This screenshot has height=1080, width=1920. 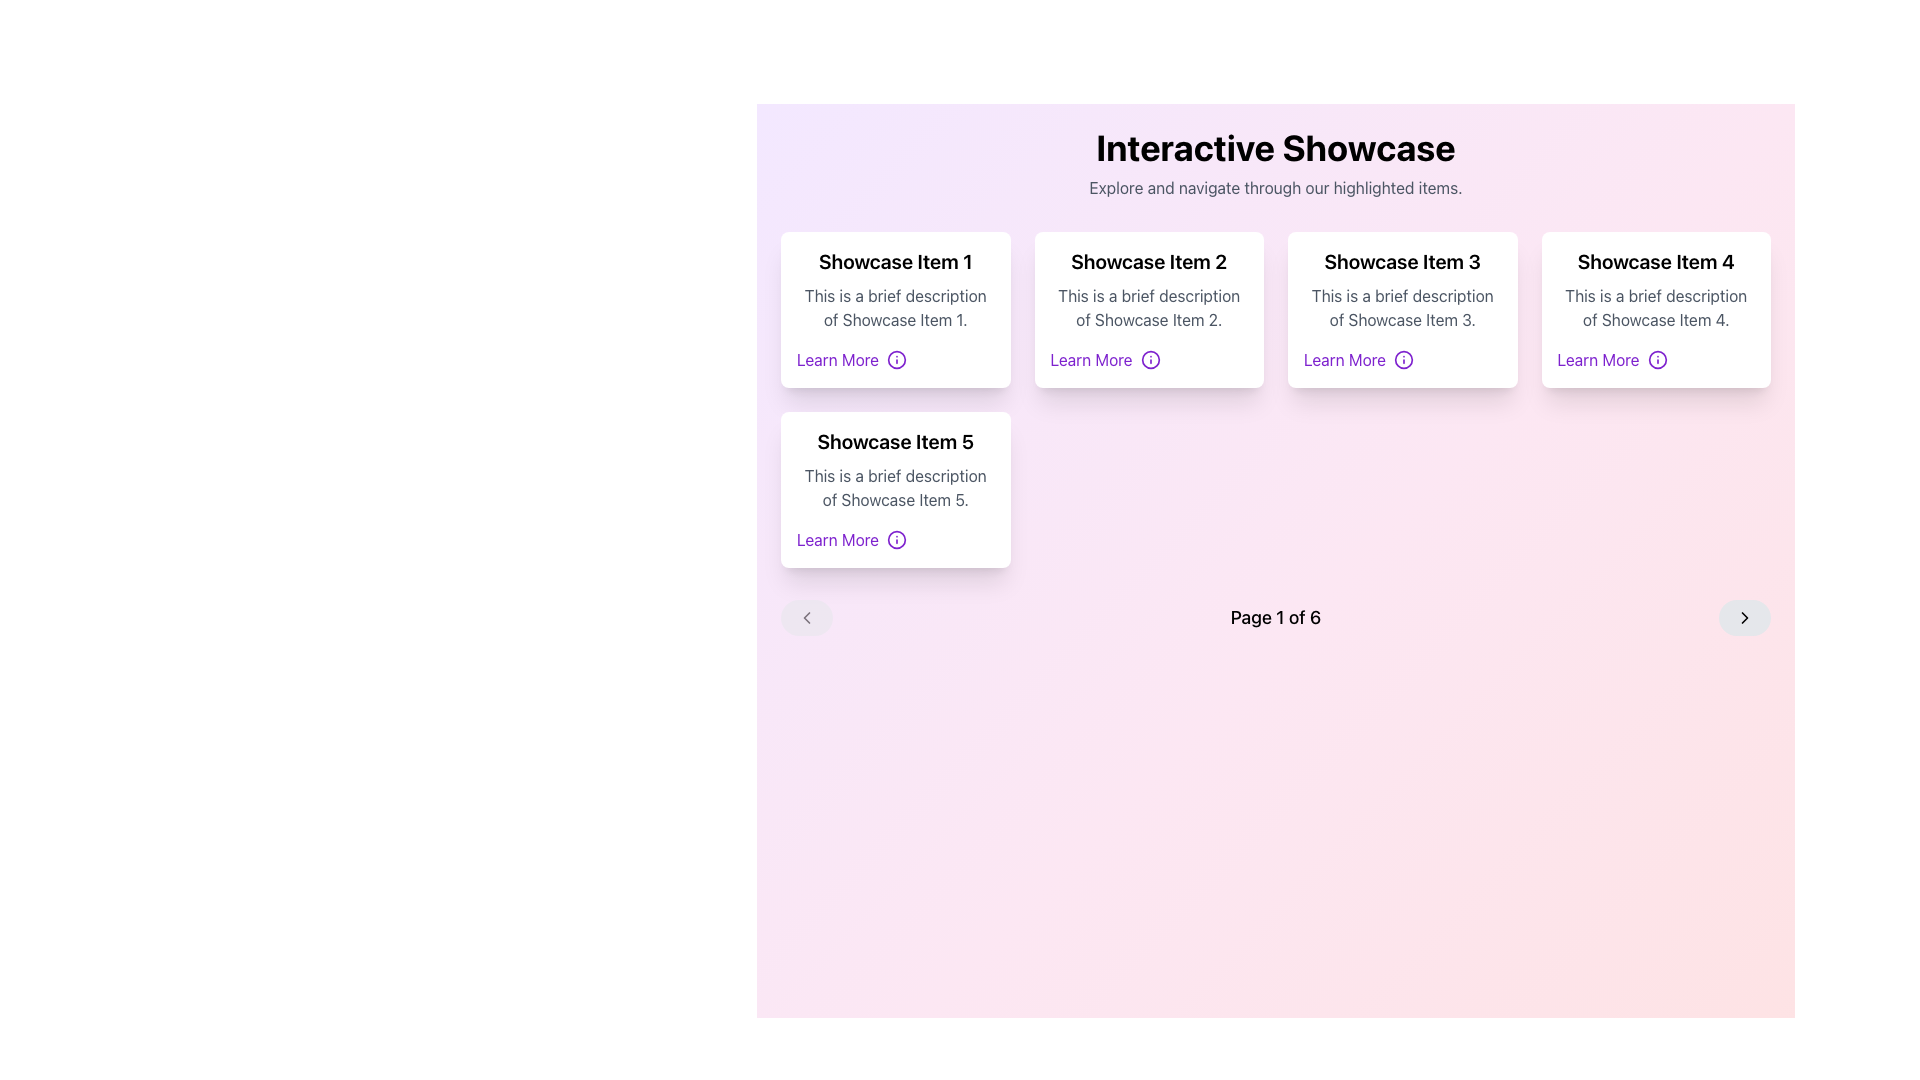 I want to click on the textual header component that displays 'Interactive Showcase' and its subtitle 'Explore and navigate through our highlighted items', so click(x=1275, y=163).